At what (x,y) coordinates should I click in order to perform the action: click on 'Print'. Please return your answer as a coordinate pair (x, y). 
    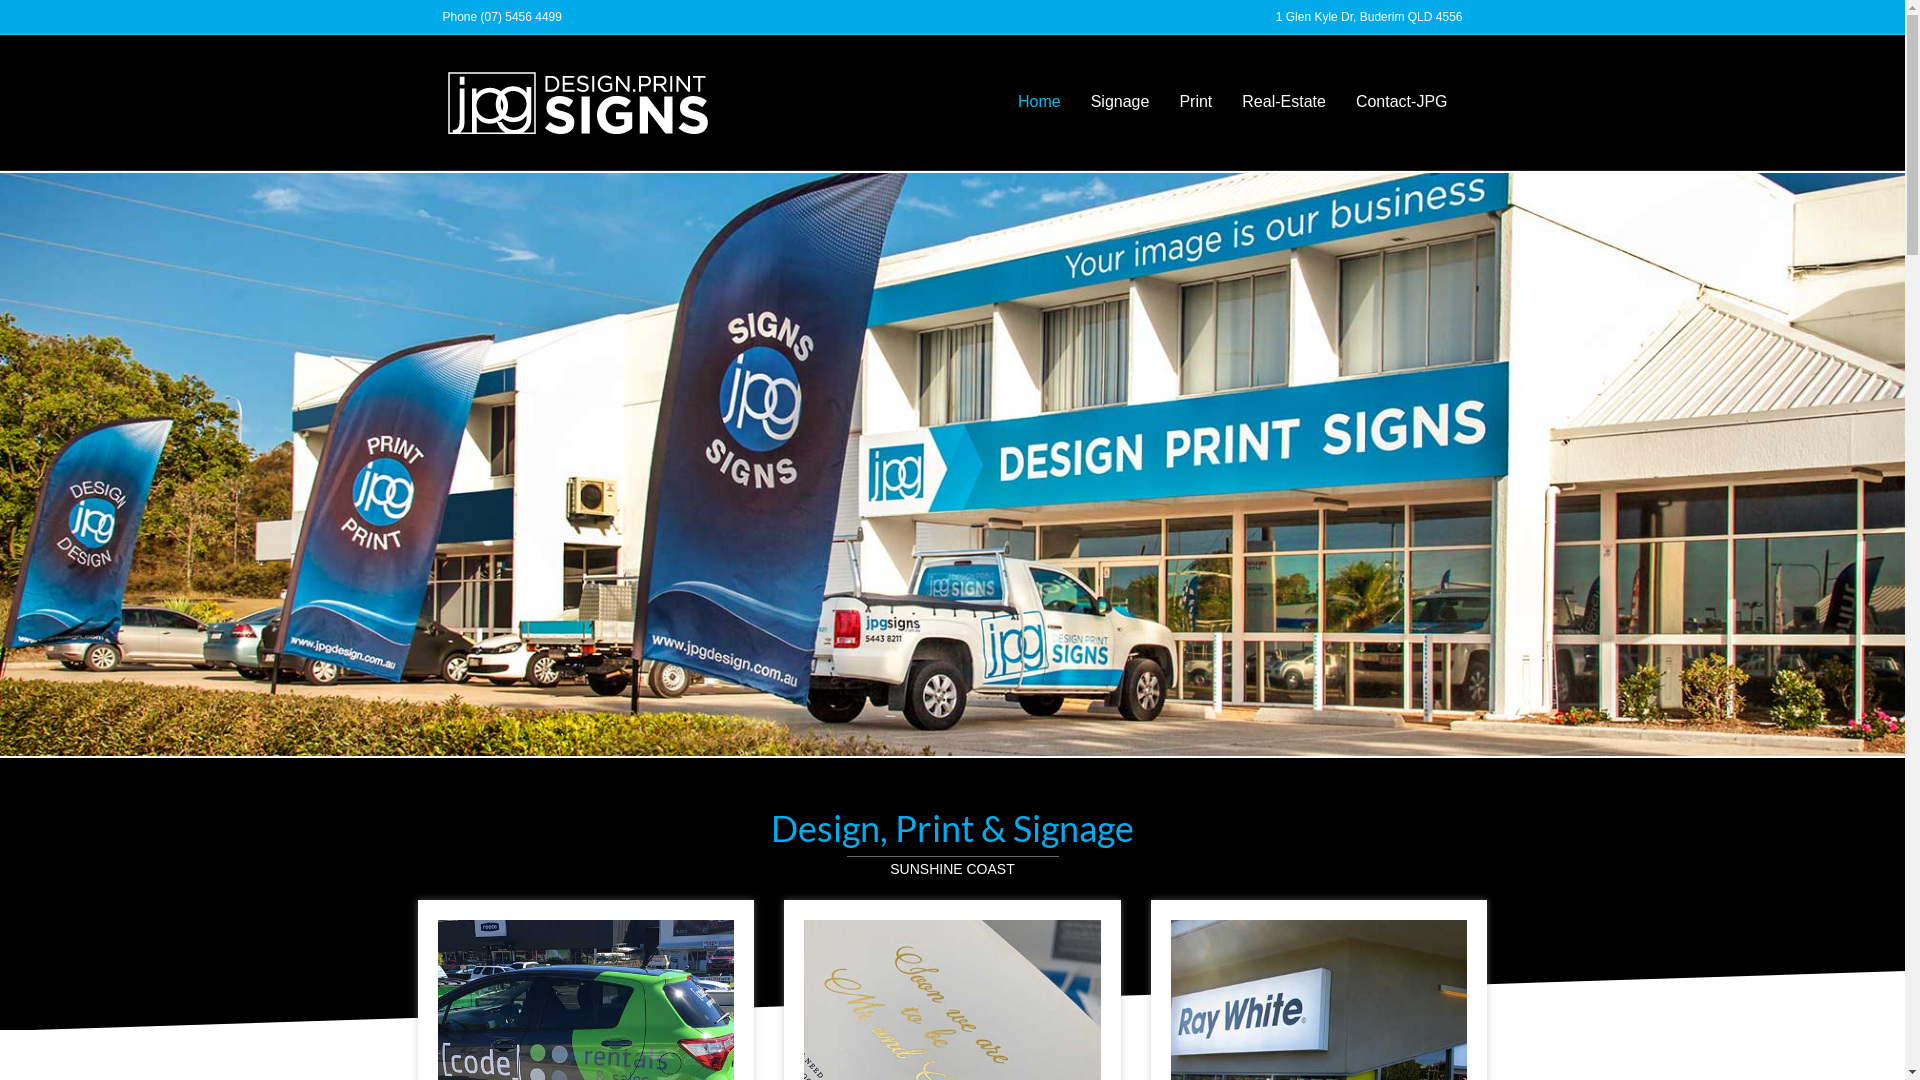
    Looking at the image, I should click on (1195, 101).